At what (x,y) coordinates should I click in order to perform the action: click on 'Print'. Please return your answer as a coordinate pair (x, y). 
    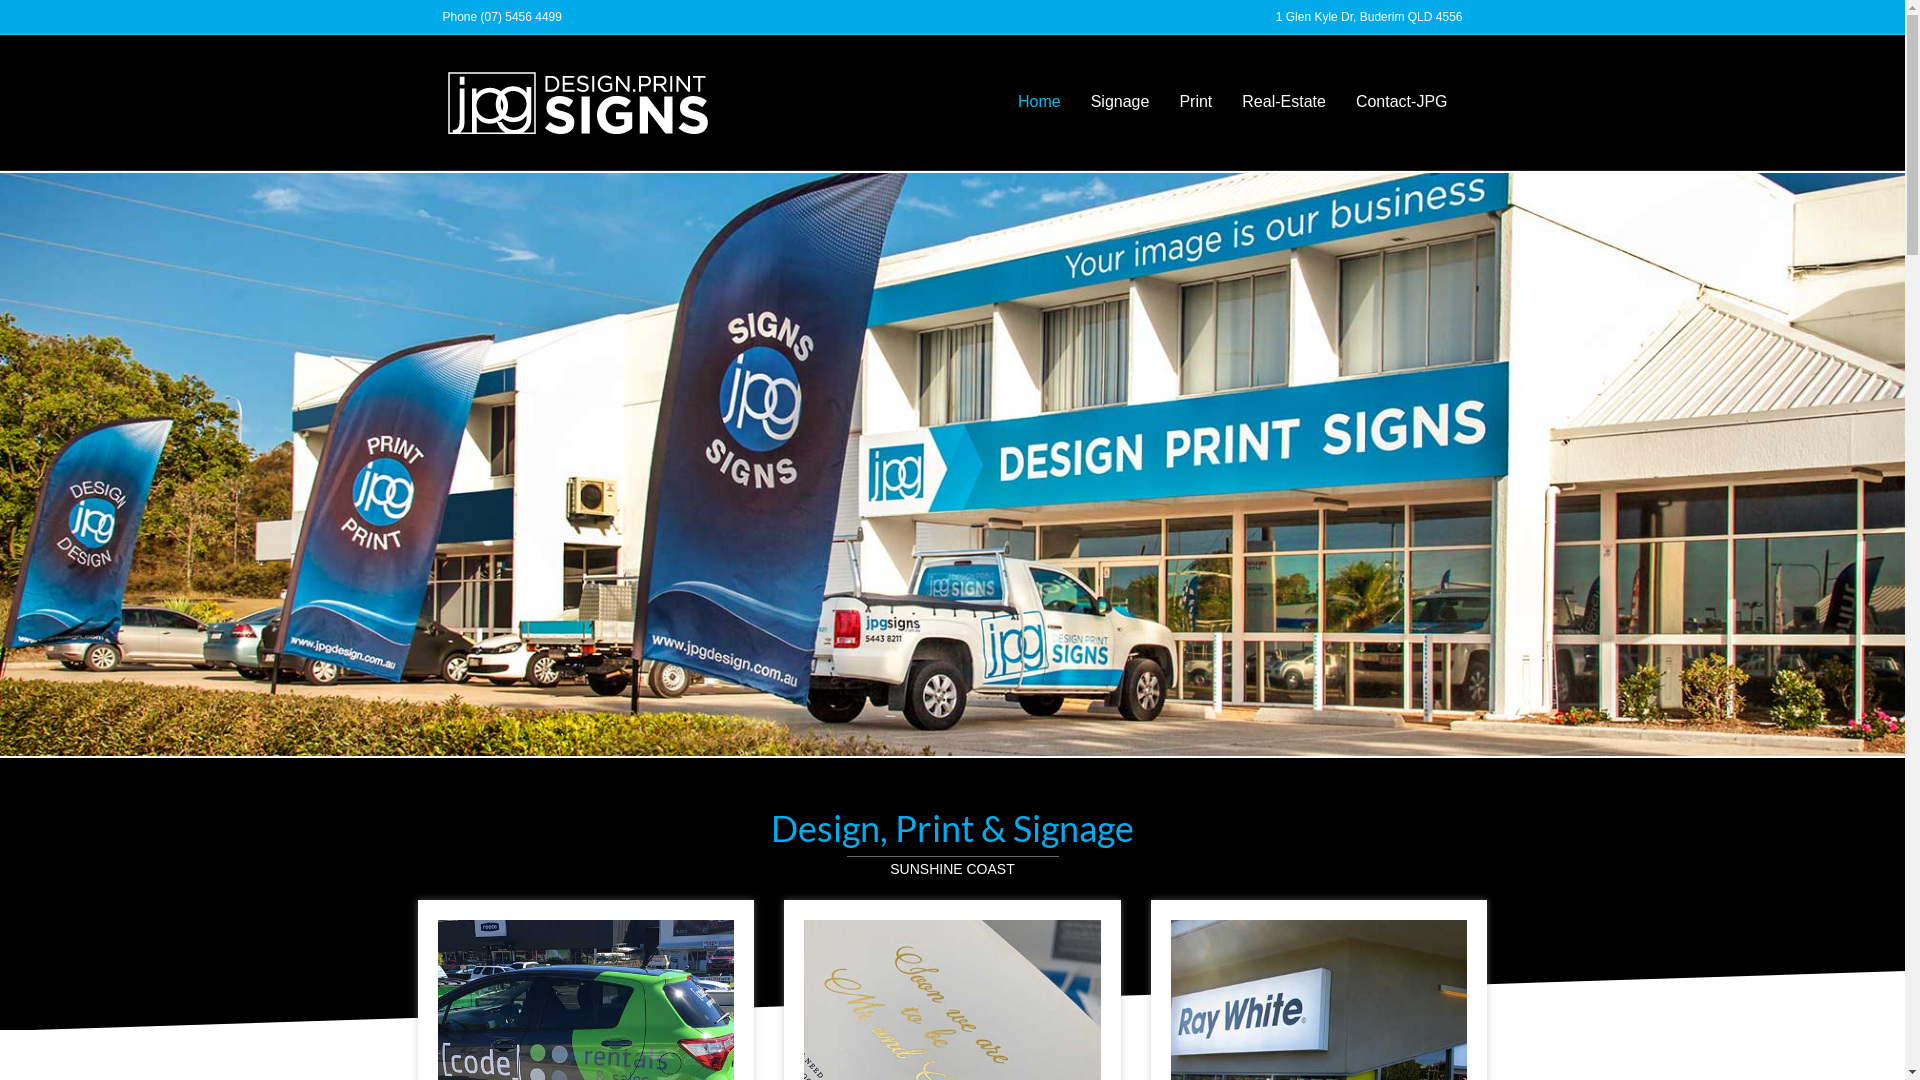
    Looking at the image, I should click on (1195, 101).